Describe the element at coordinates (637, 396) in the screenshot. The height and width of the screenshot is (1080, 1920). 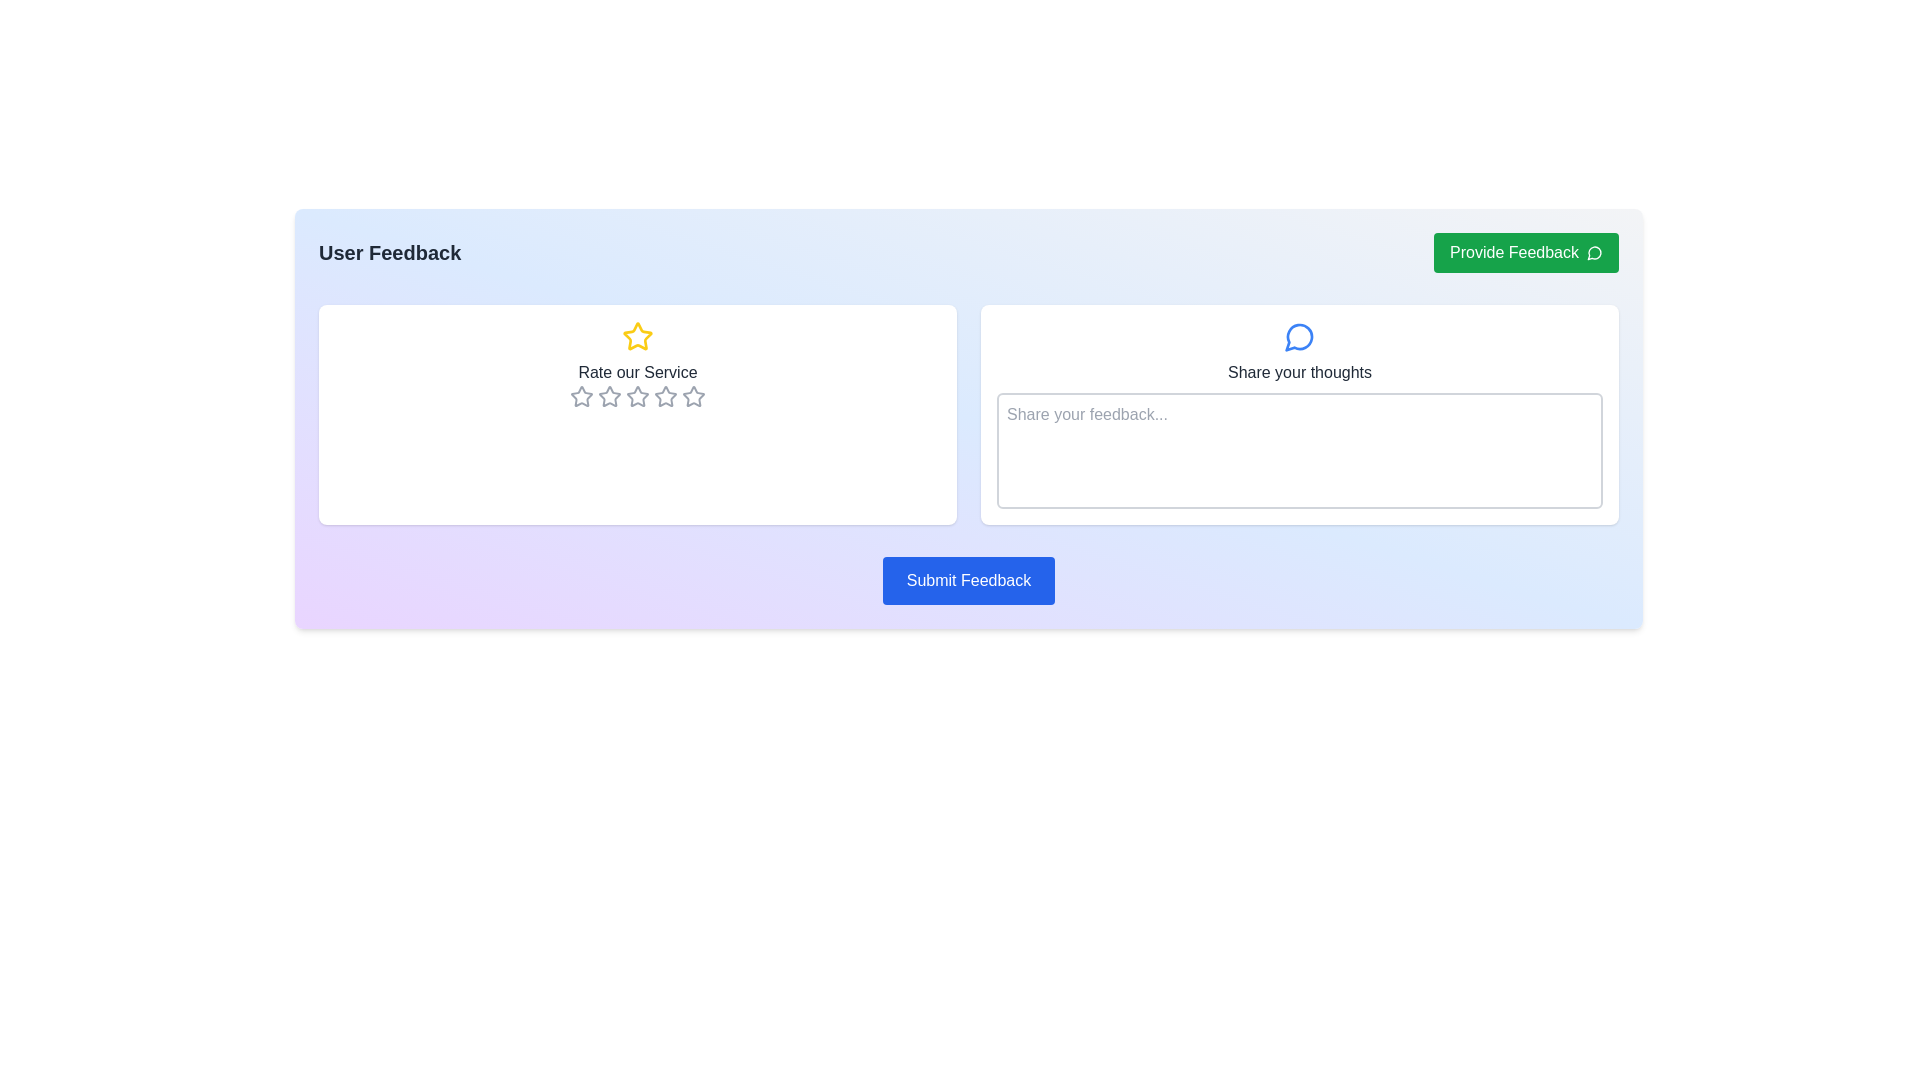
I see `the second star icon from the left in the 'Rate our Service' feature` at that location.